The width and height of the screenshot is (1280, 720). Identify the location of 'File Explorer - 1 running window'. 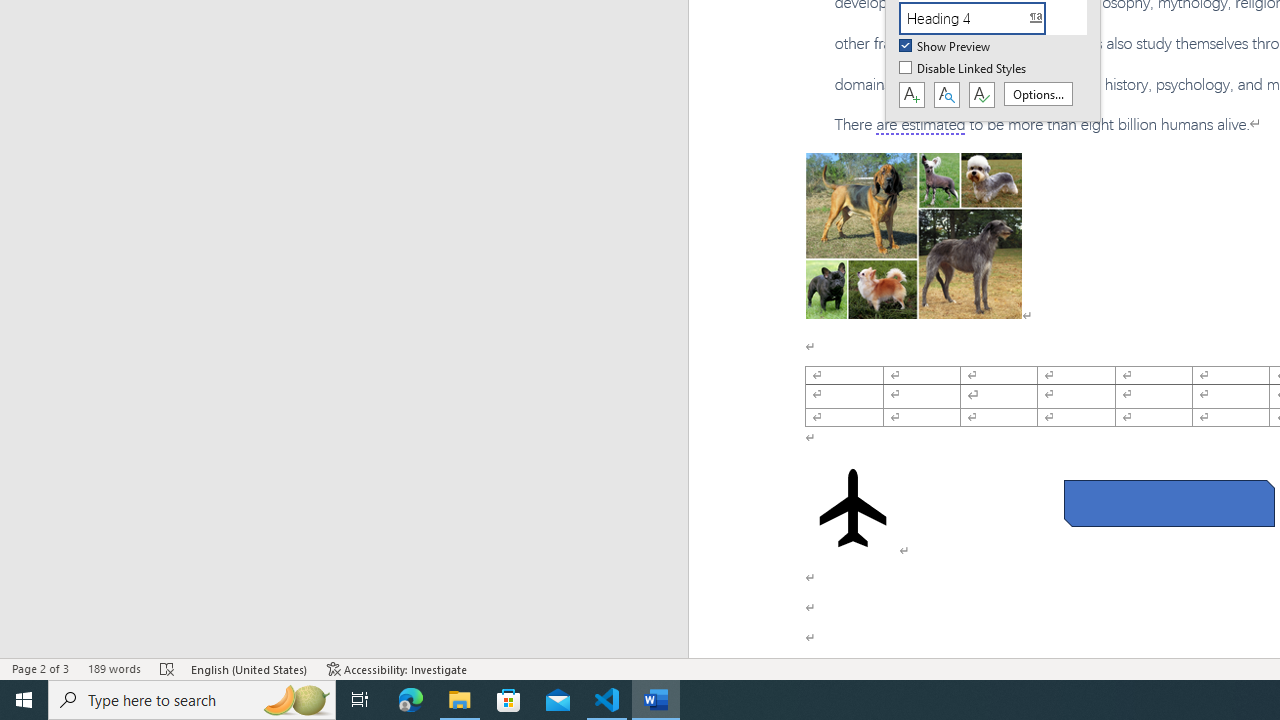
(459, 698).